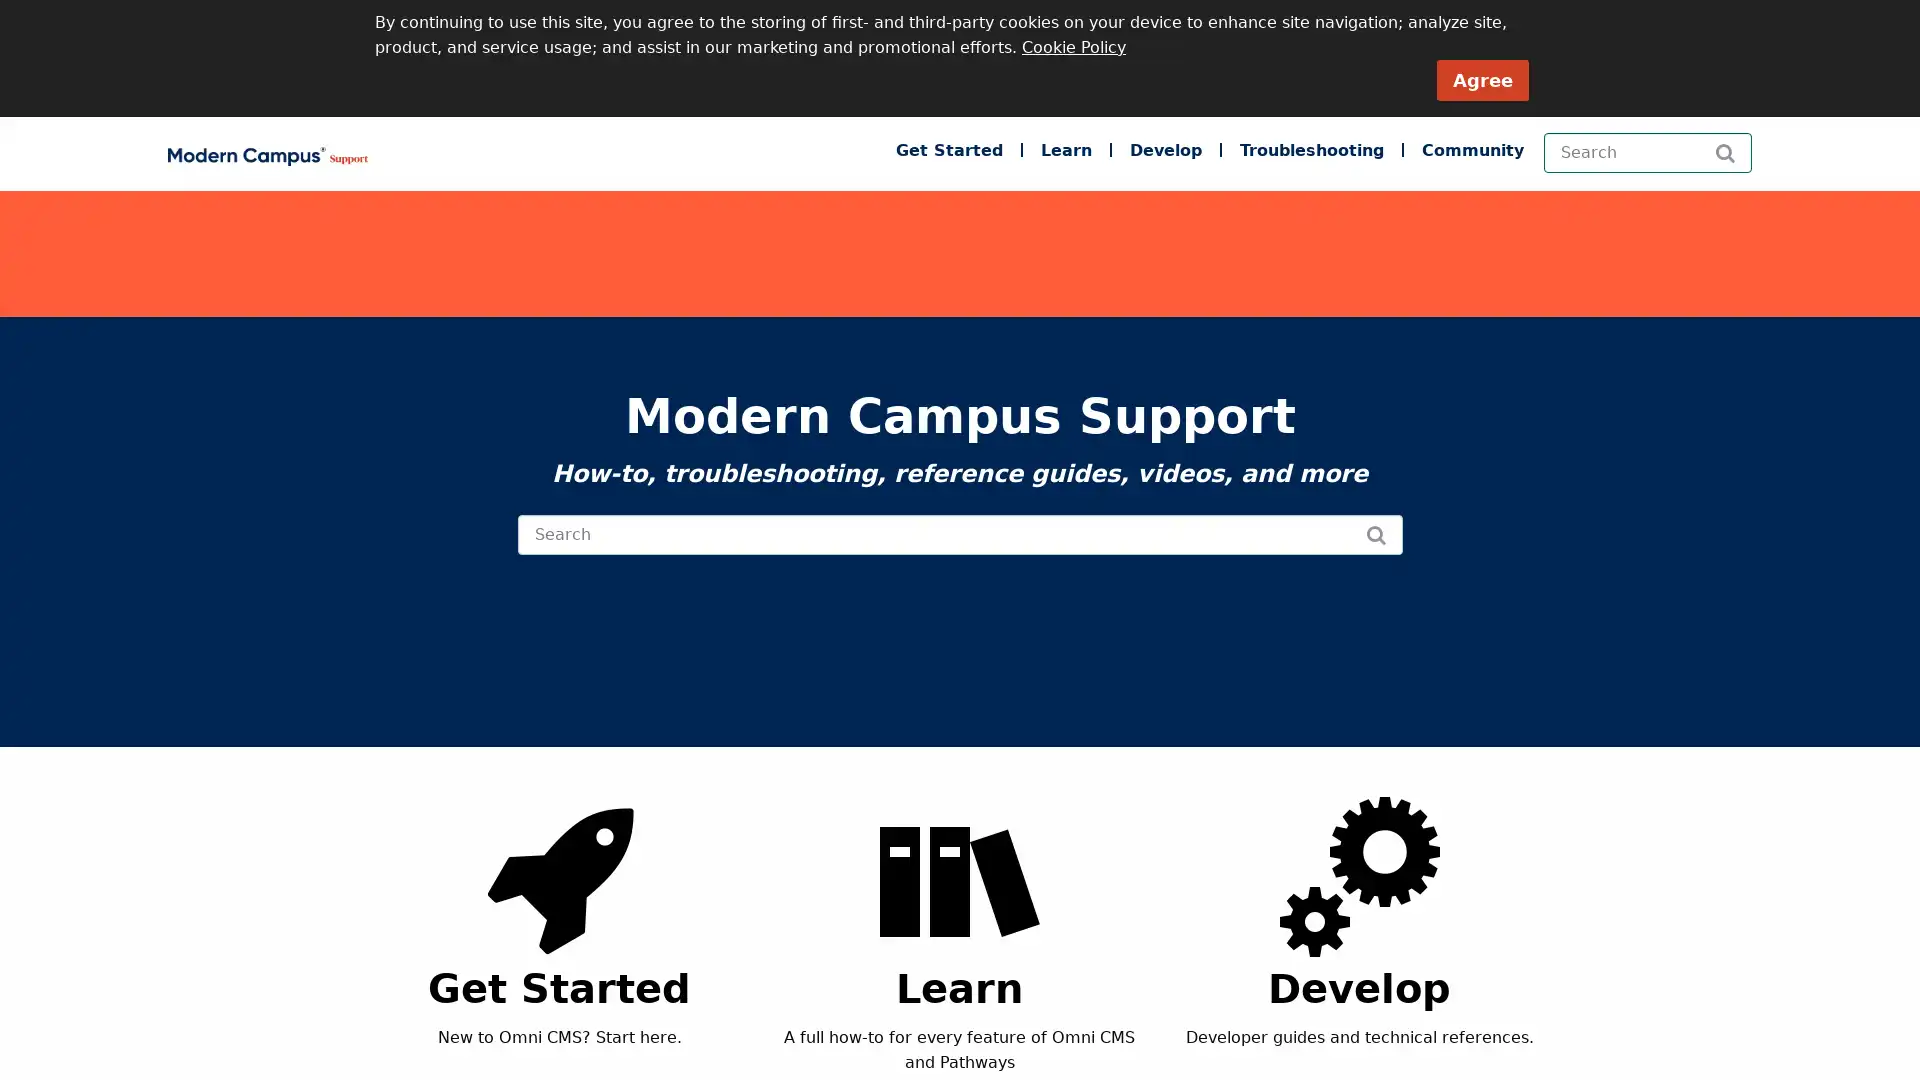  I want to click on Search, so click(1374, 532).